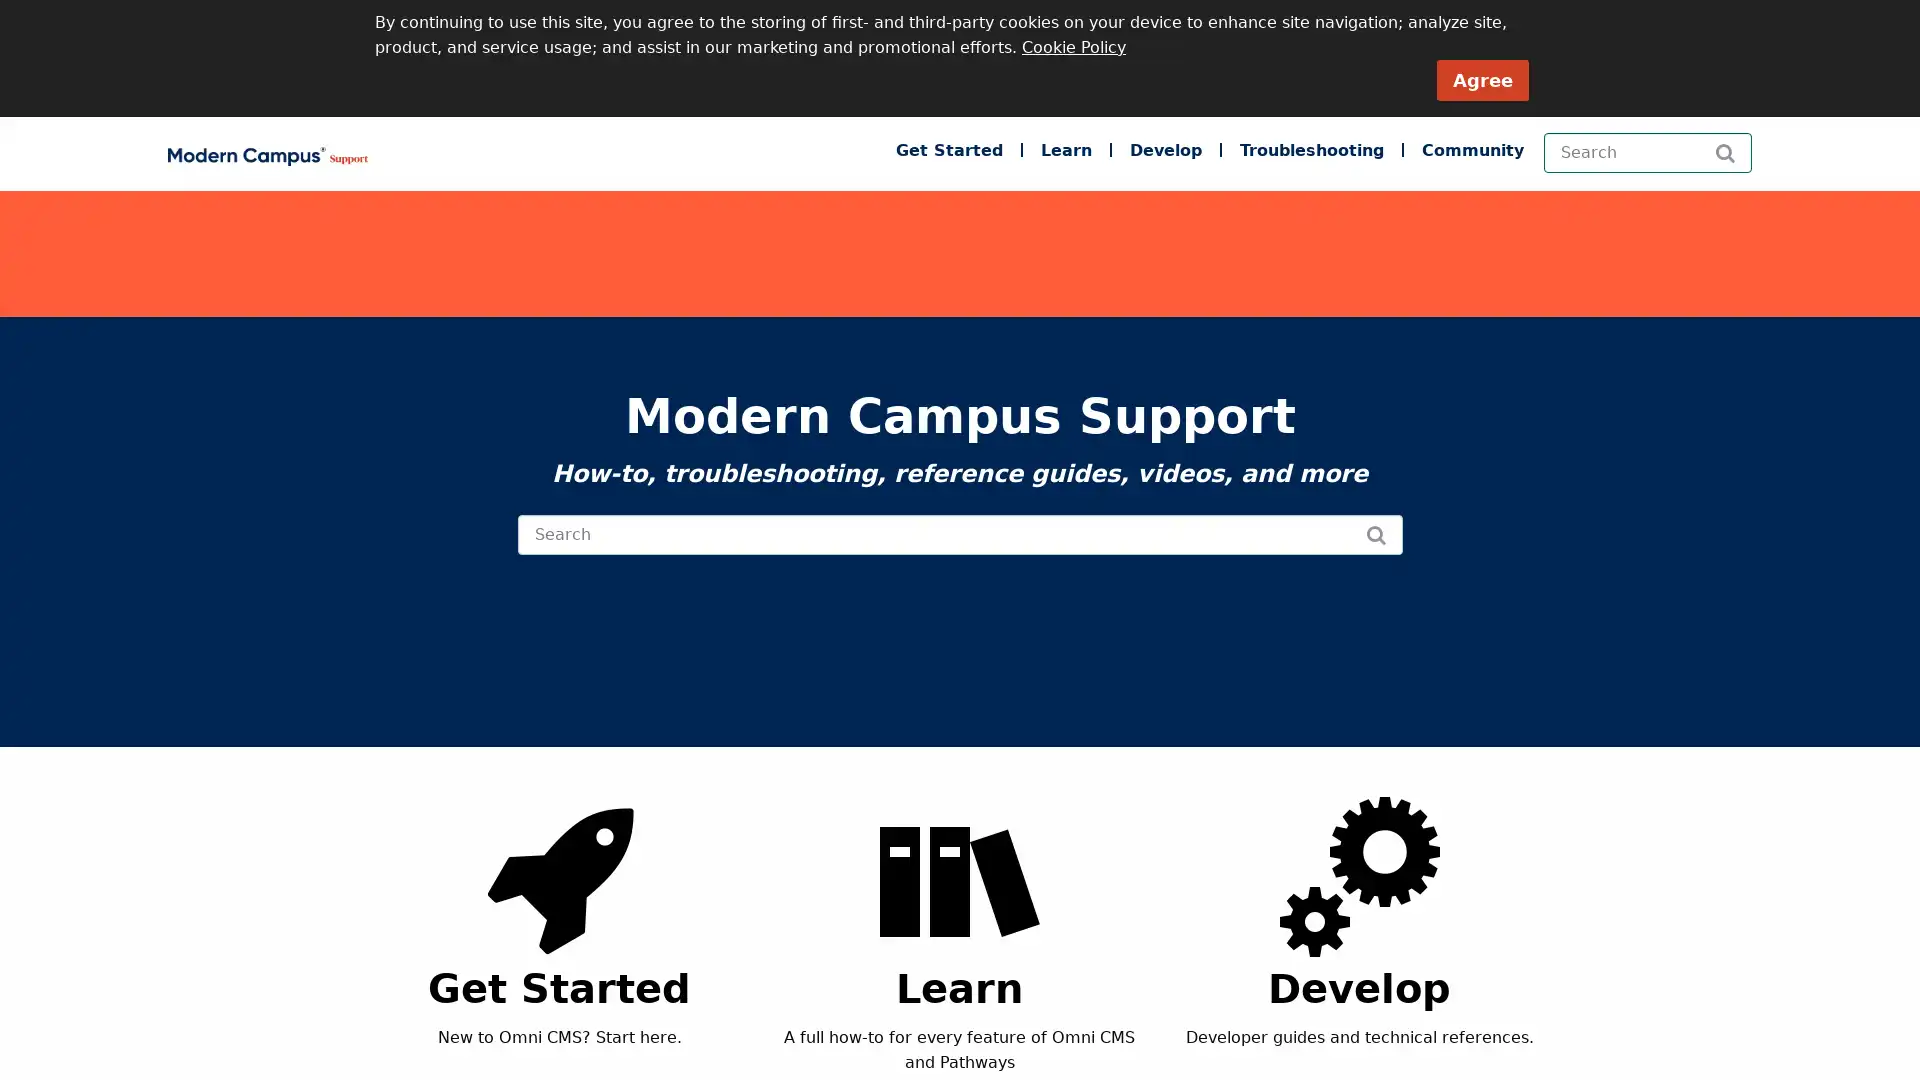  I want to click on Search, so click(1374, 532).